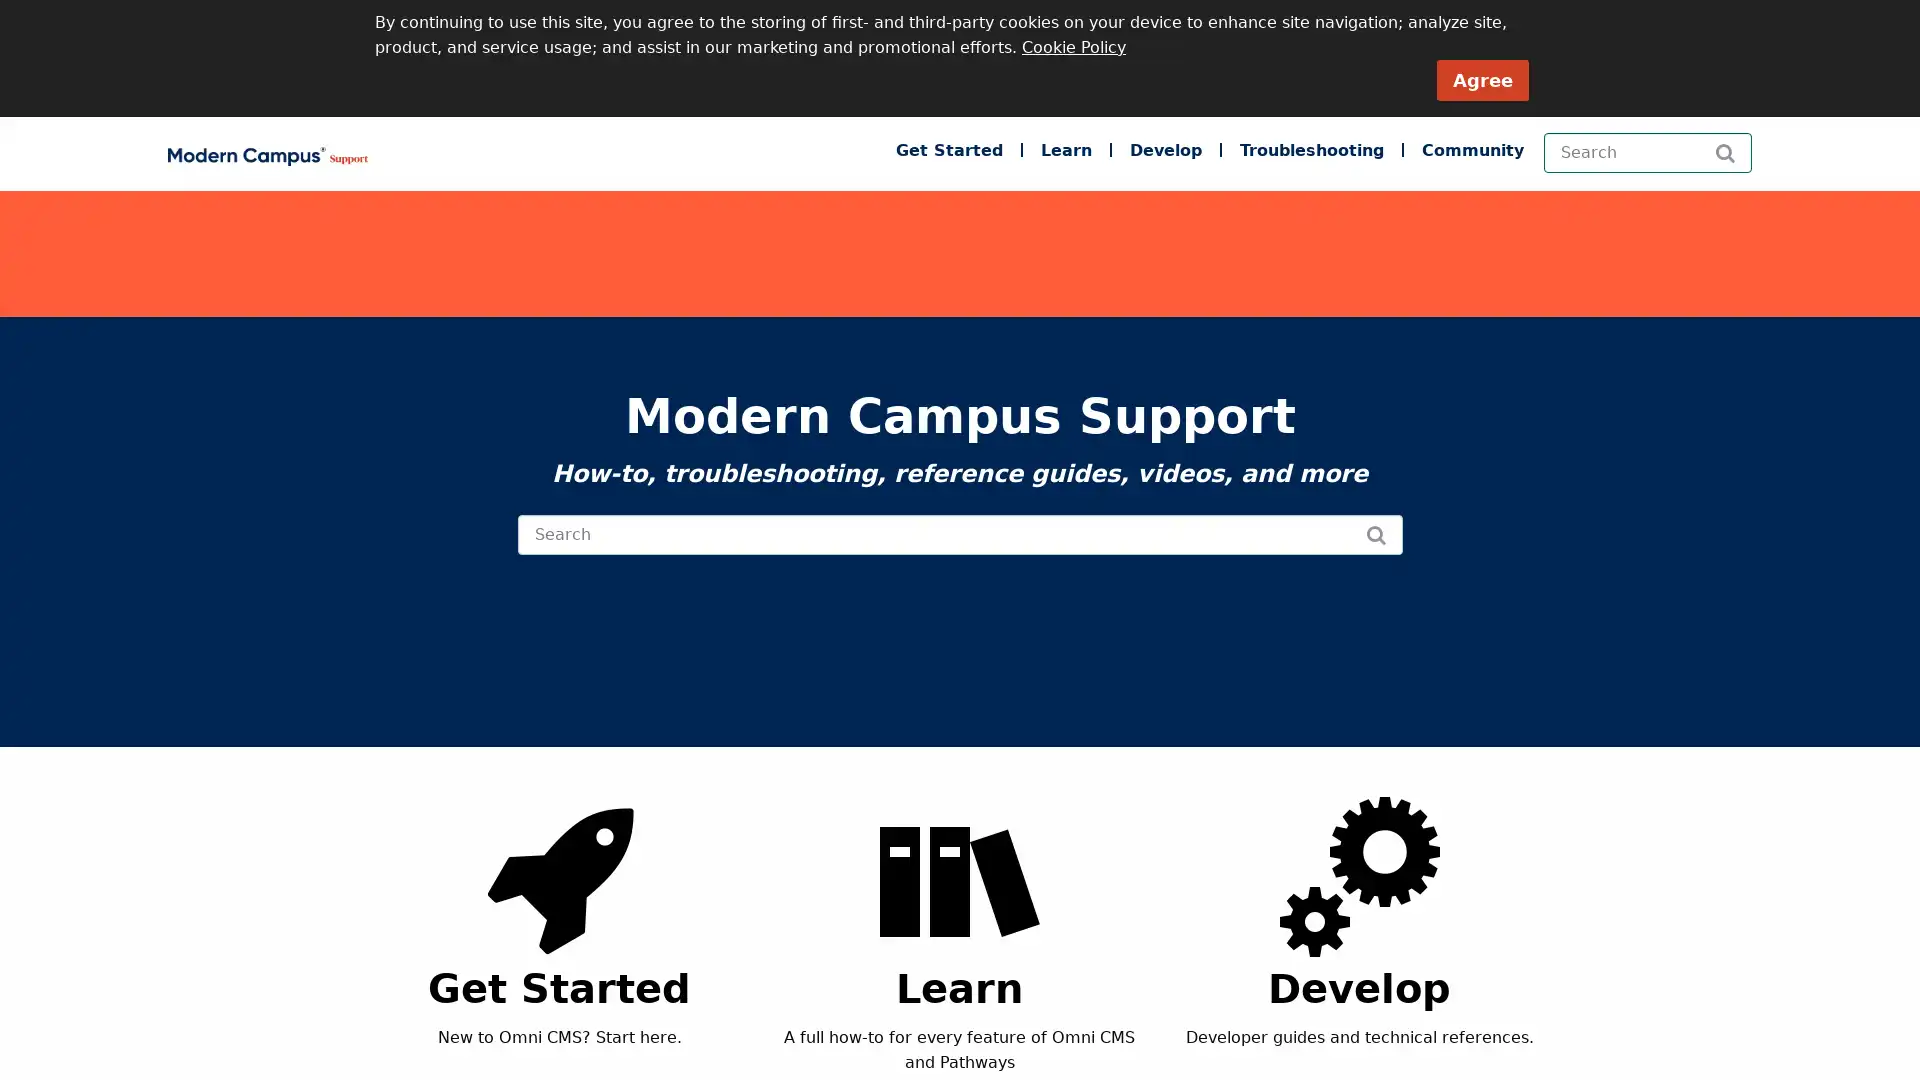  I want to click on Search, so click(1374, 532).